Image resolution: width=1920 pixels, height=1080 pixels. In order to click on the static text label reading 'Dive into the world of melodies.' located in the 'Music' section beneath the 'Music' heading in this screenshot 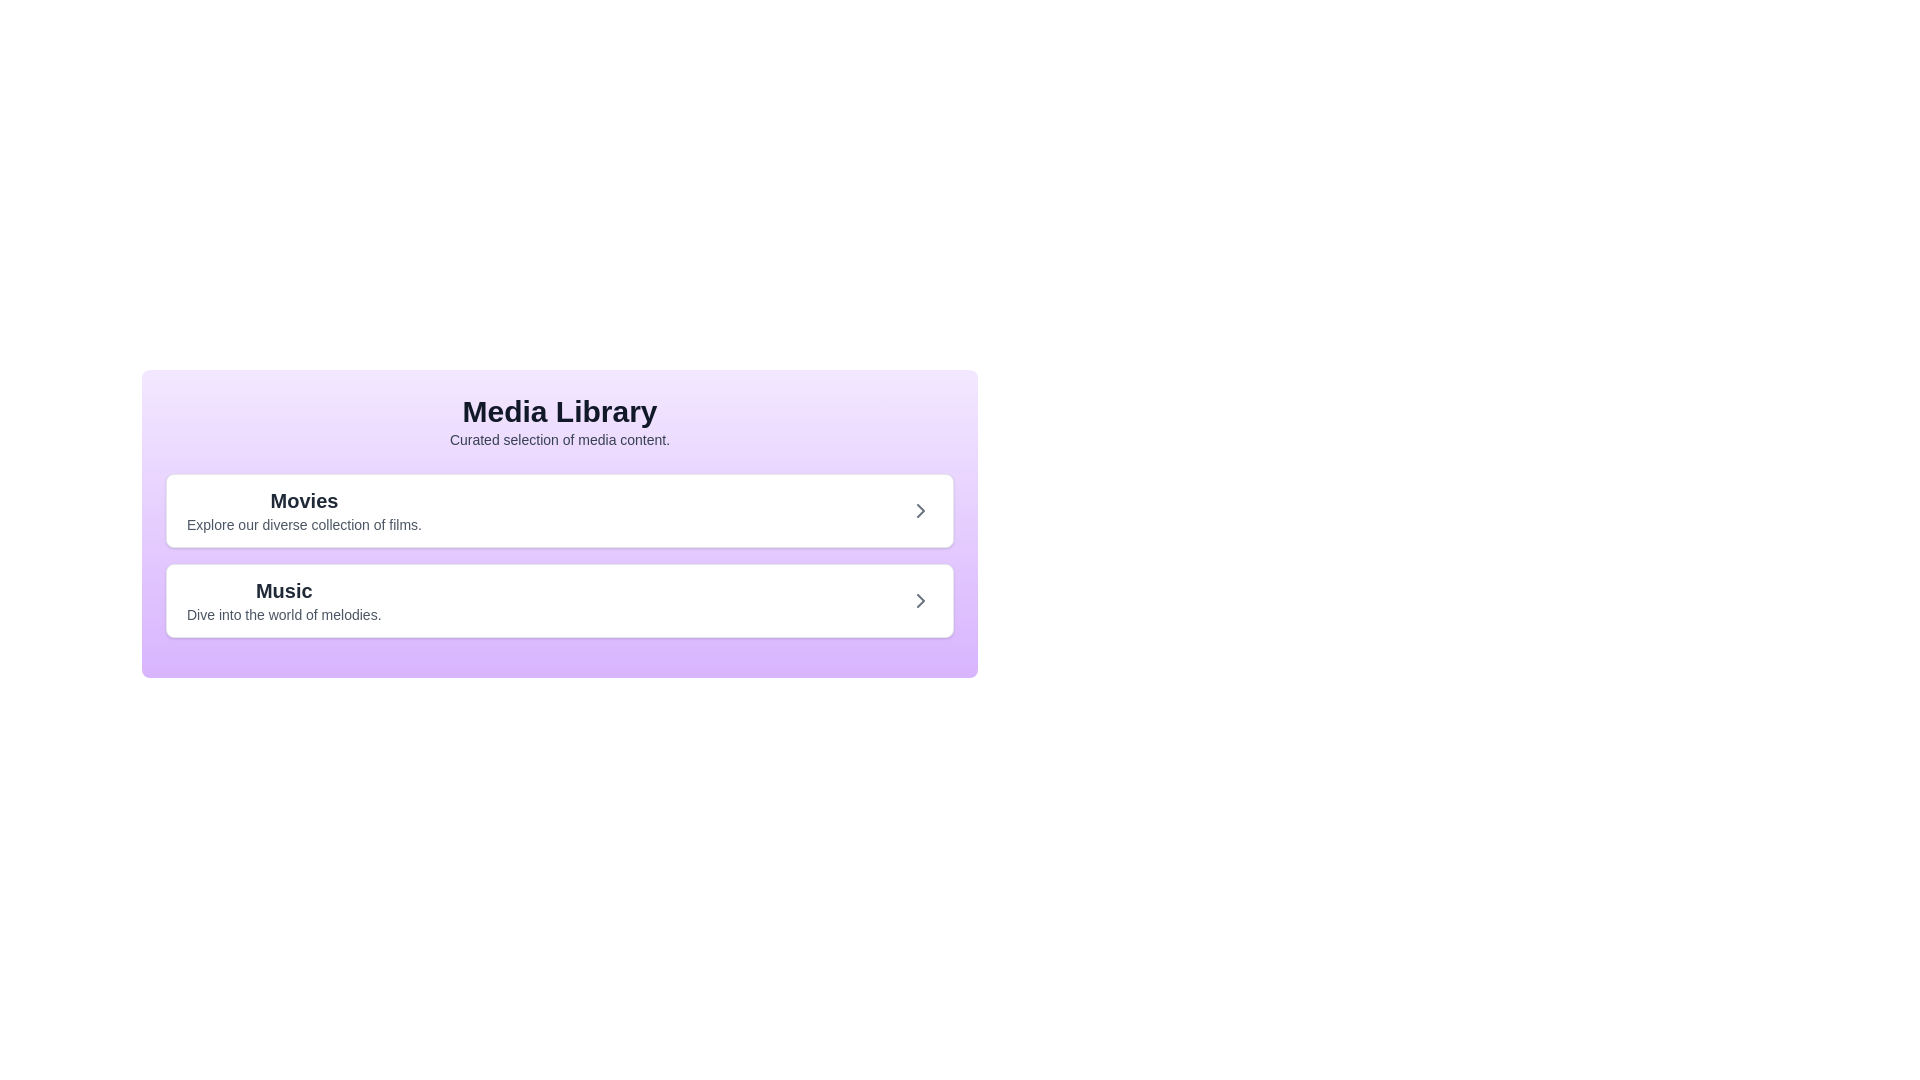, I will do `click(283, 613)`.